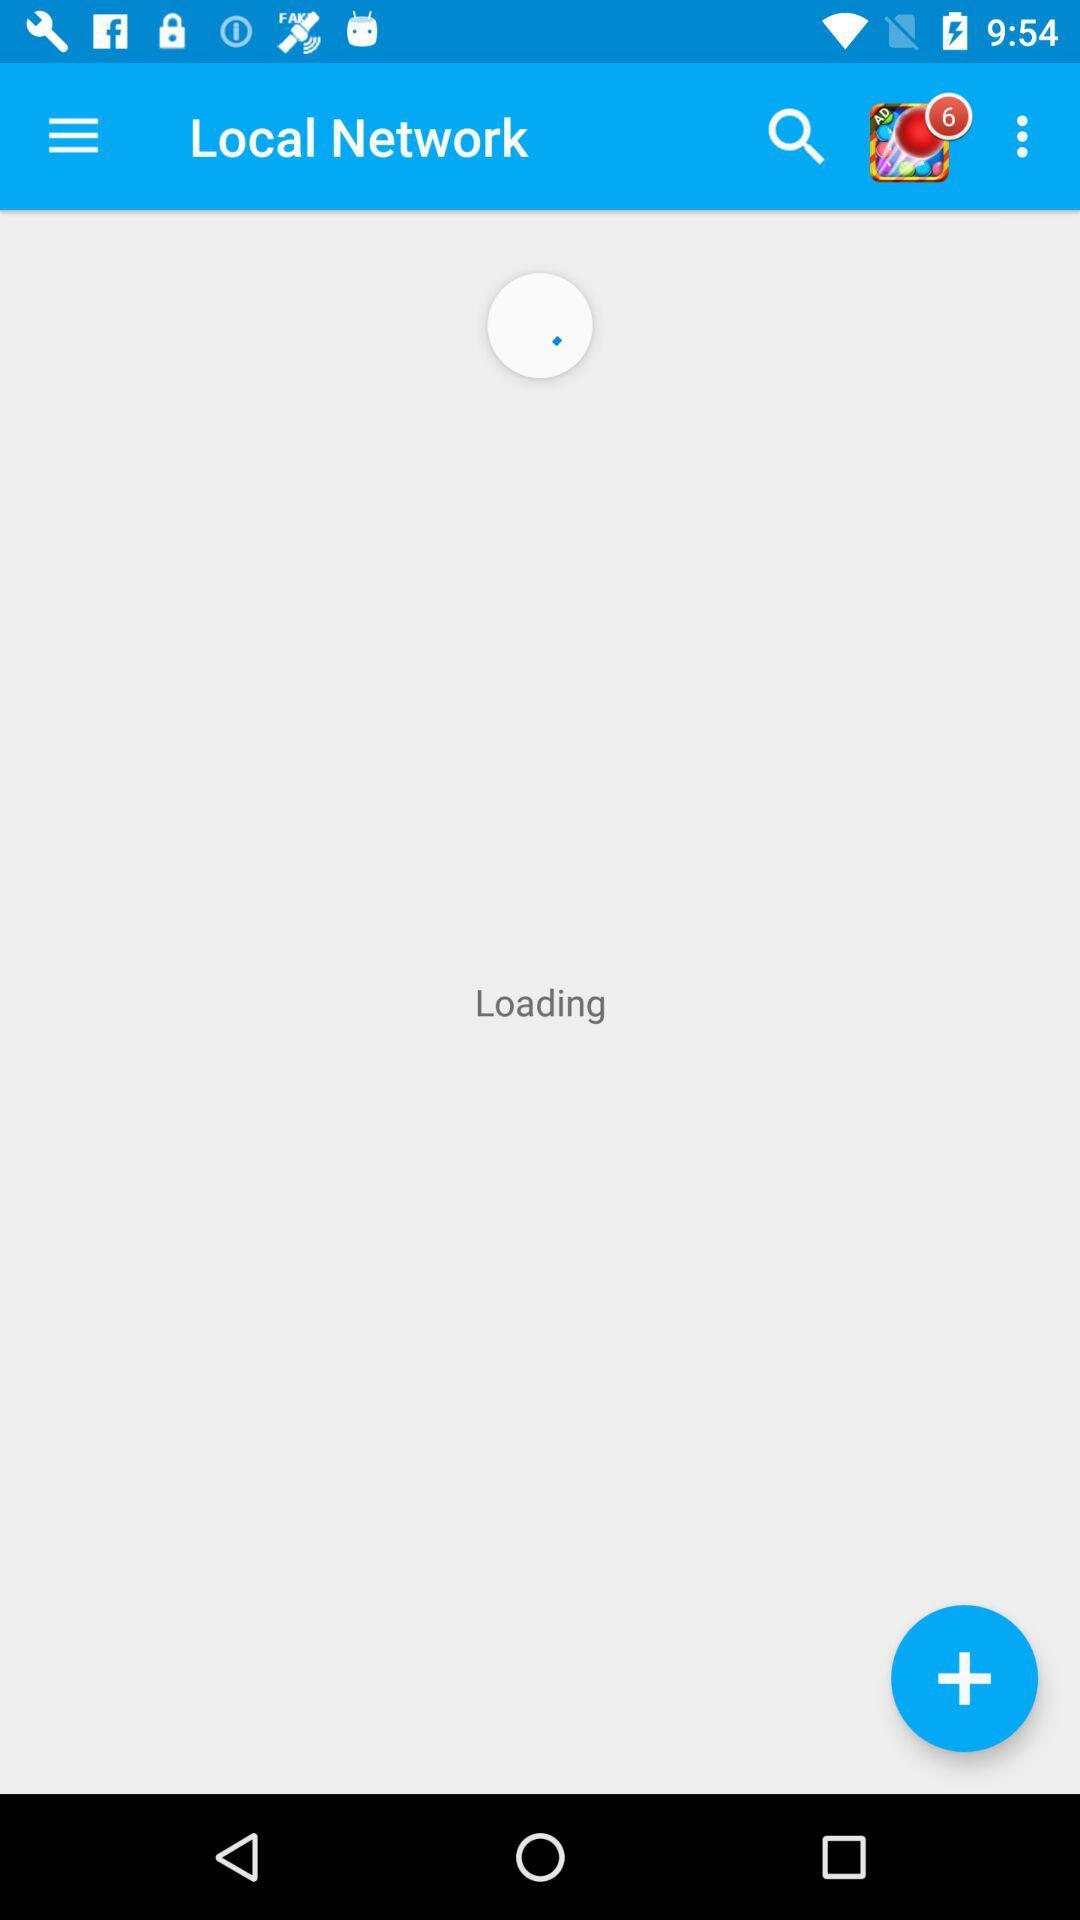 The image size is (1080, 1920). I want to click on the item above loading icon, so click(72, 135).